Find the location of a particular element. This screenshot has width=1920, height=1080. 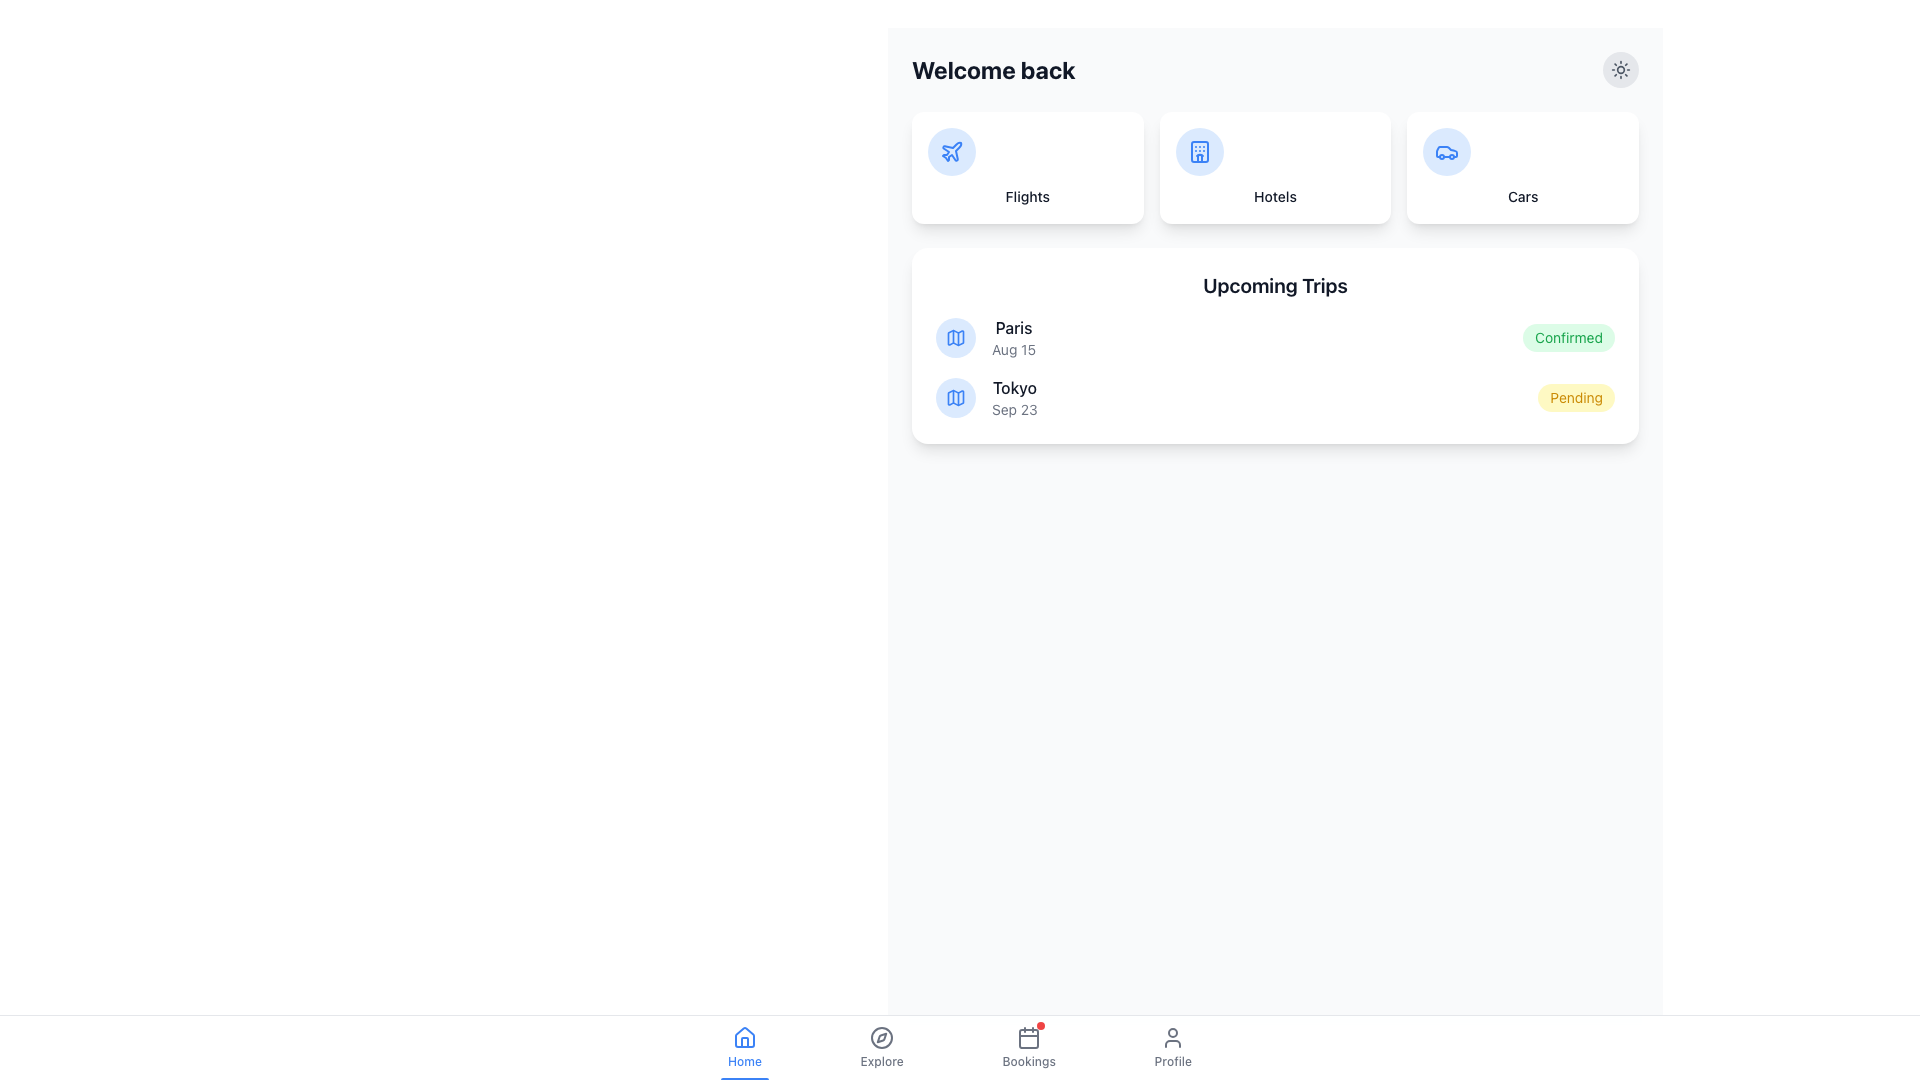

textual list containing trip information structured vertically, which includes locations, dates, and statuses for trips like 'Paris - Aug 15 - Confirmed' and 'Tokyo - Sep 23 - Pending' is located at coordinates (1274, 367).